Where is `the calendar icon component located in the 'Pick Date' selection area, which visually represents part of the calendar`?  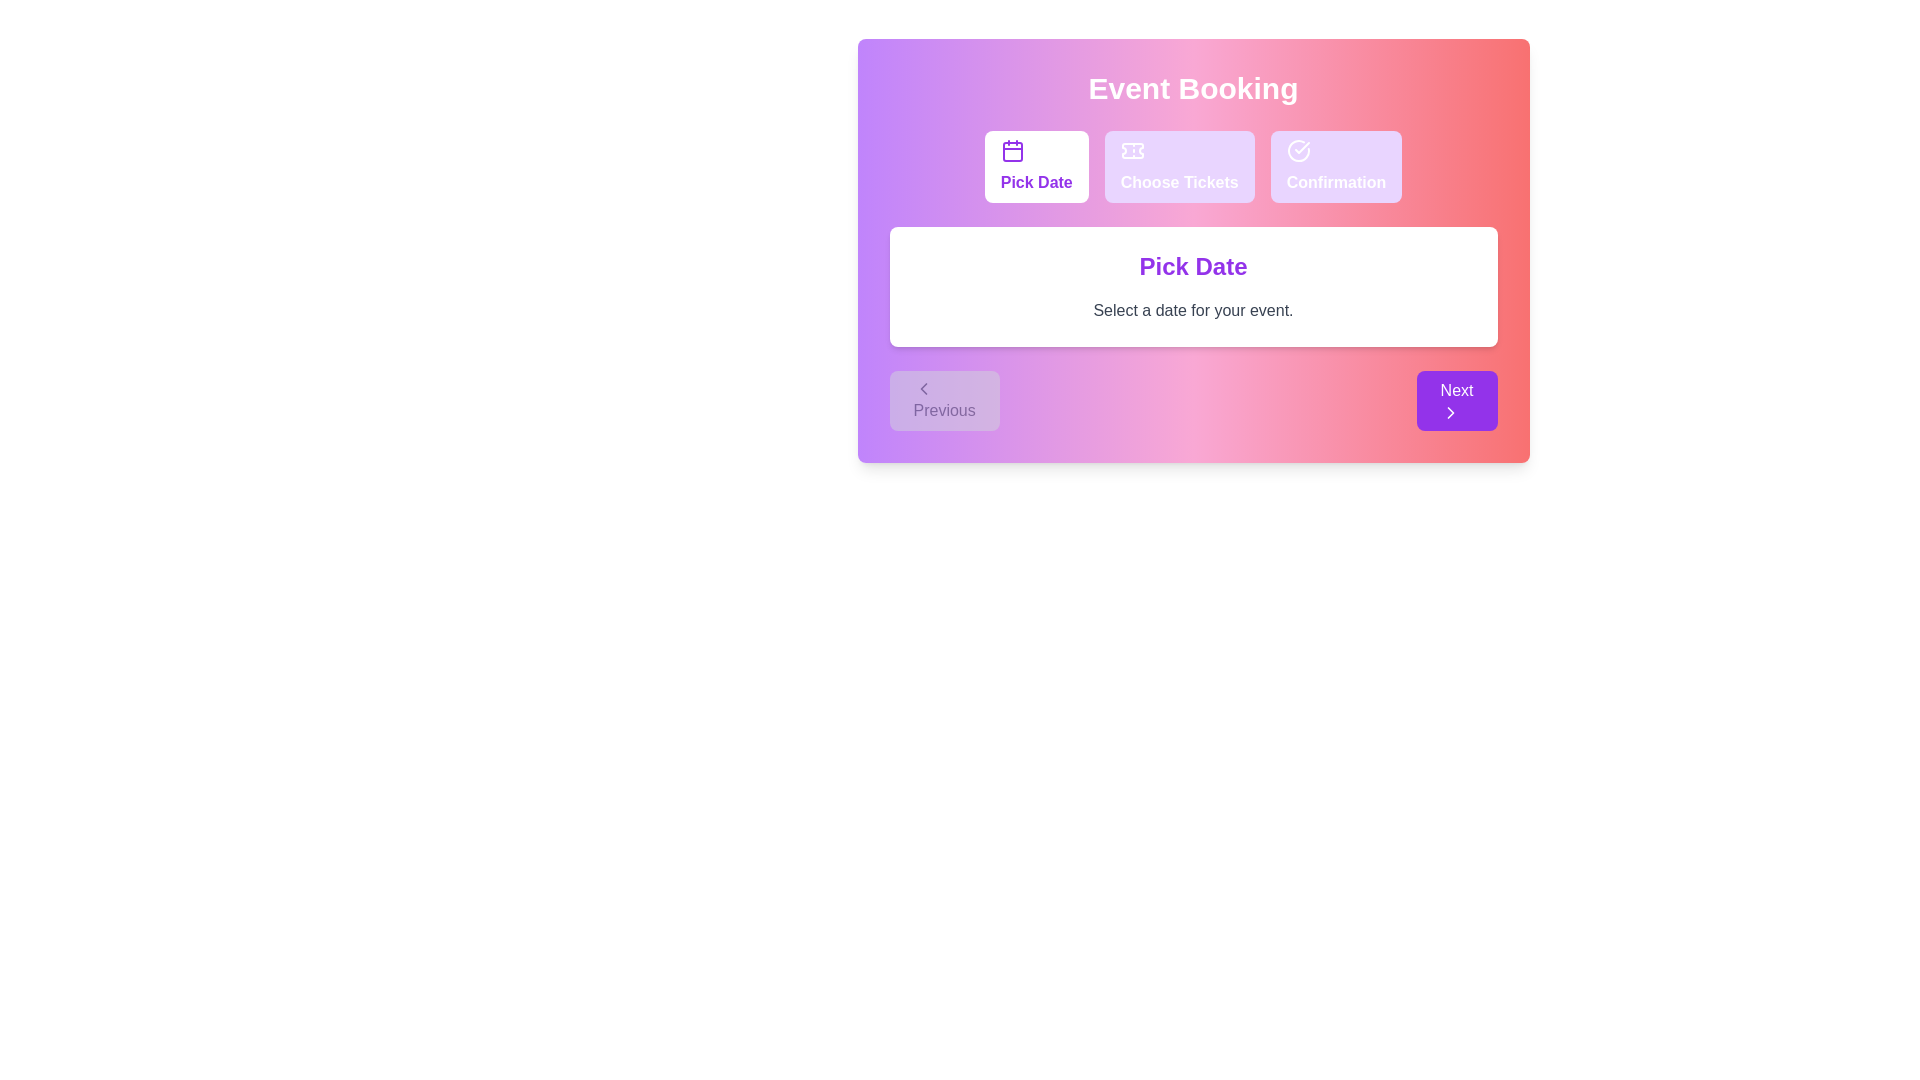
the calendar icon component located in the 'Pick Date' selection area, which visually represents part of the calendar is located at coordinates (1012, 150).